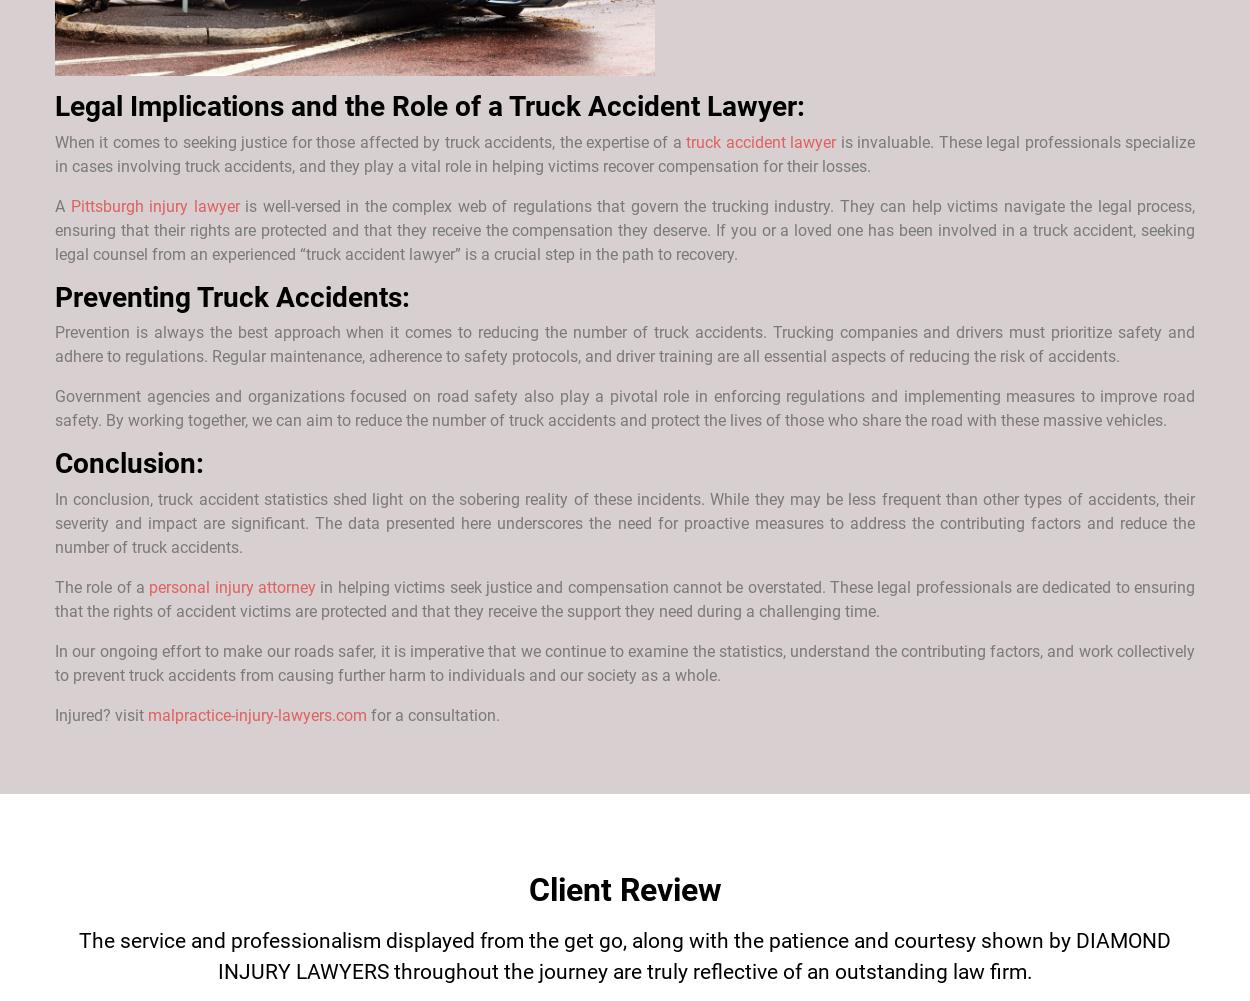 The height and width of the screenshot is (1001, 1250). I want to click on 'malpractice-injury-lawyers.com', so click(257, 715).